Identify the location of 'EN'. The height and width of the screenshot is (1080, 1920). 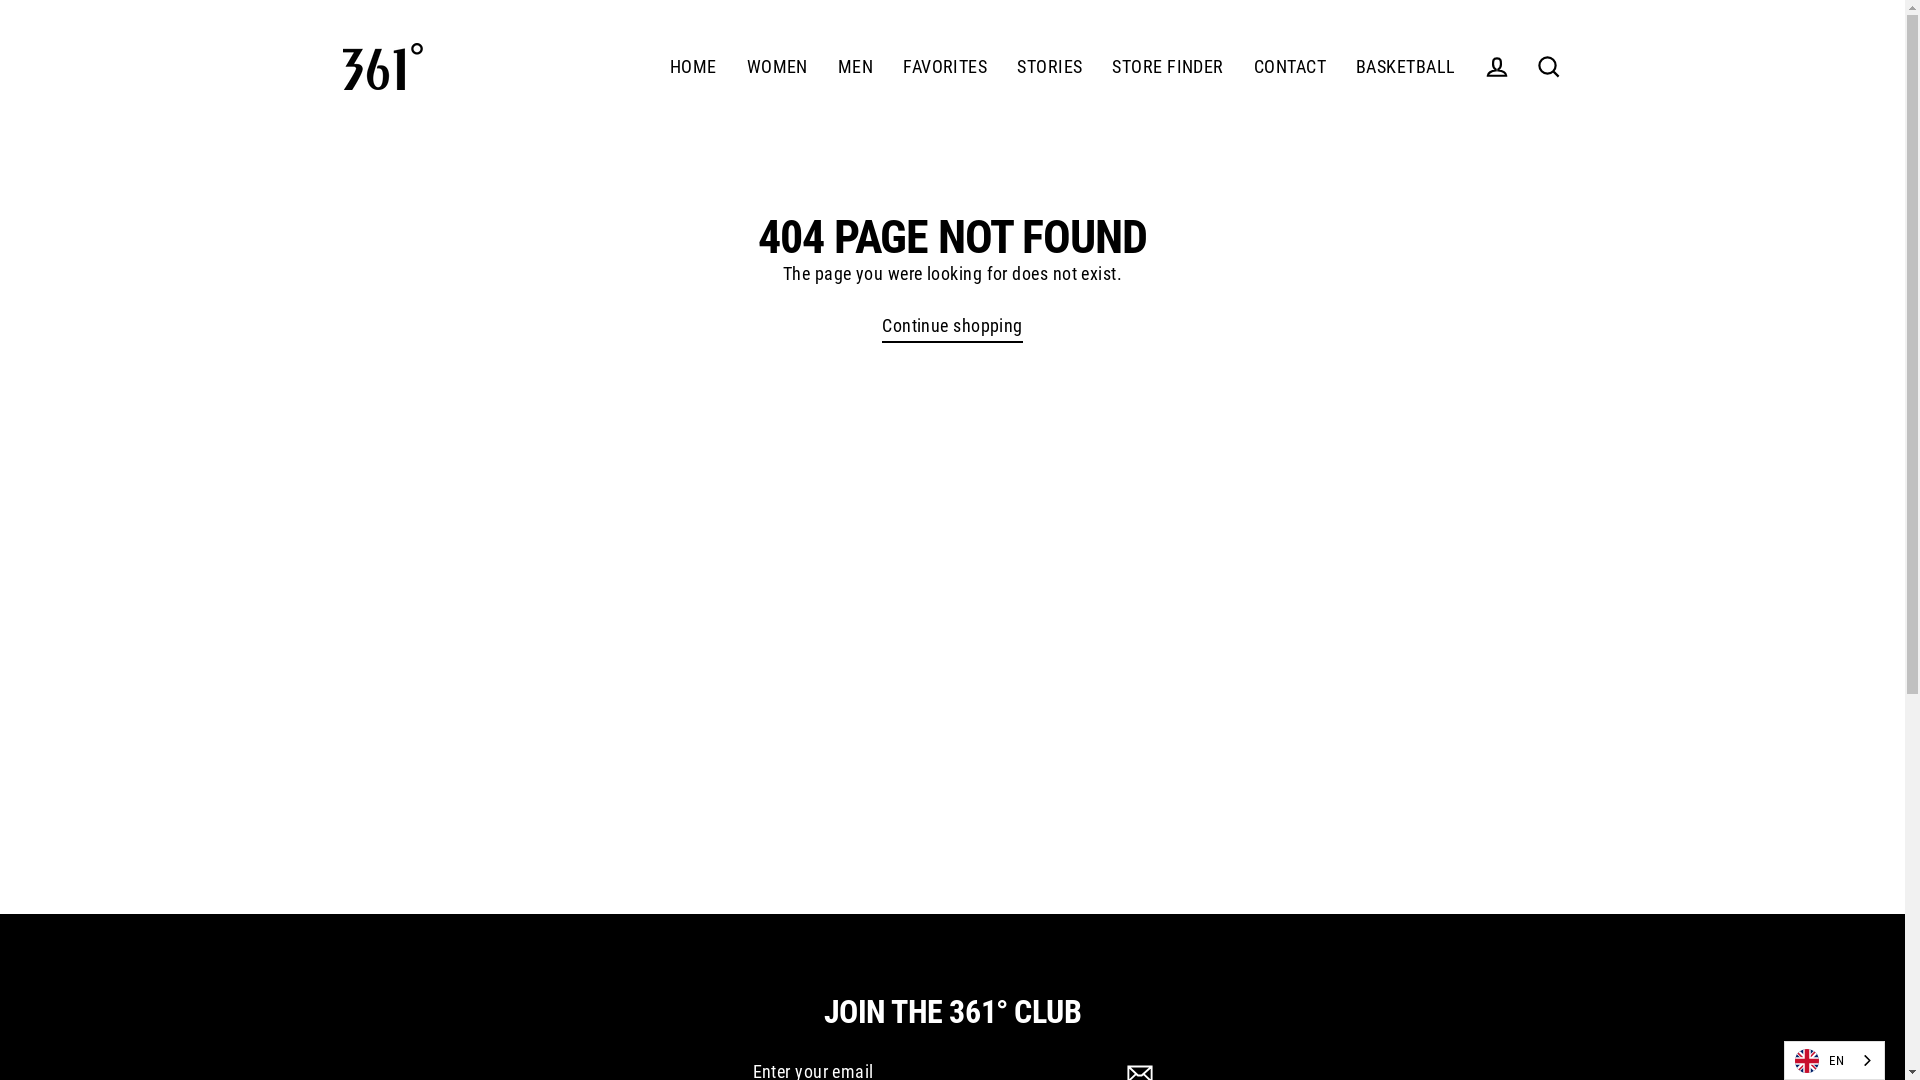
(1834, 1059).